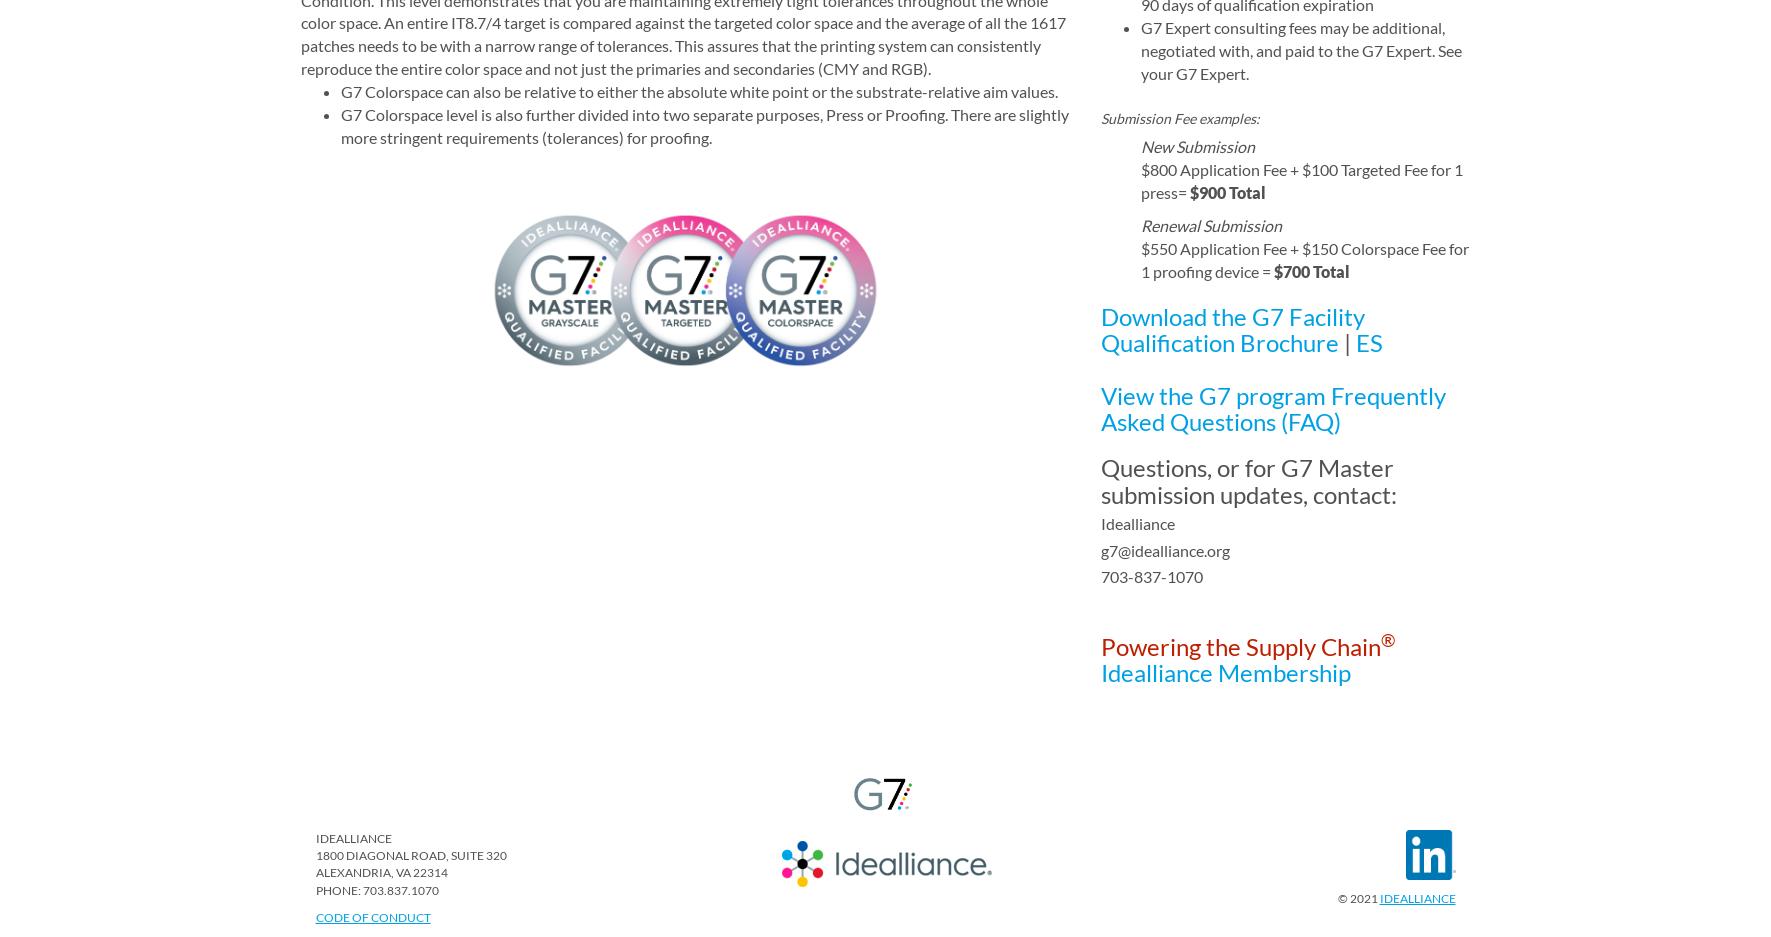  I want to click on 'Questions, or for G7 Master submission updates, contact:', so click(1248, 480).